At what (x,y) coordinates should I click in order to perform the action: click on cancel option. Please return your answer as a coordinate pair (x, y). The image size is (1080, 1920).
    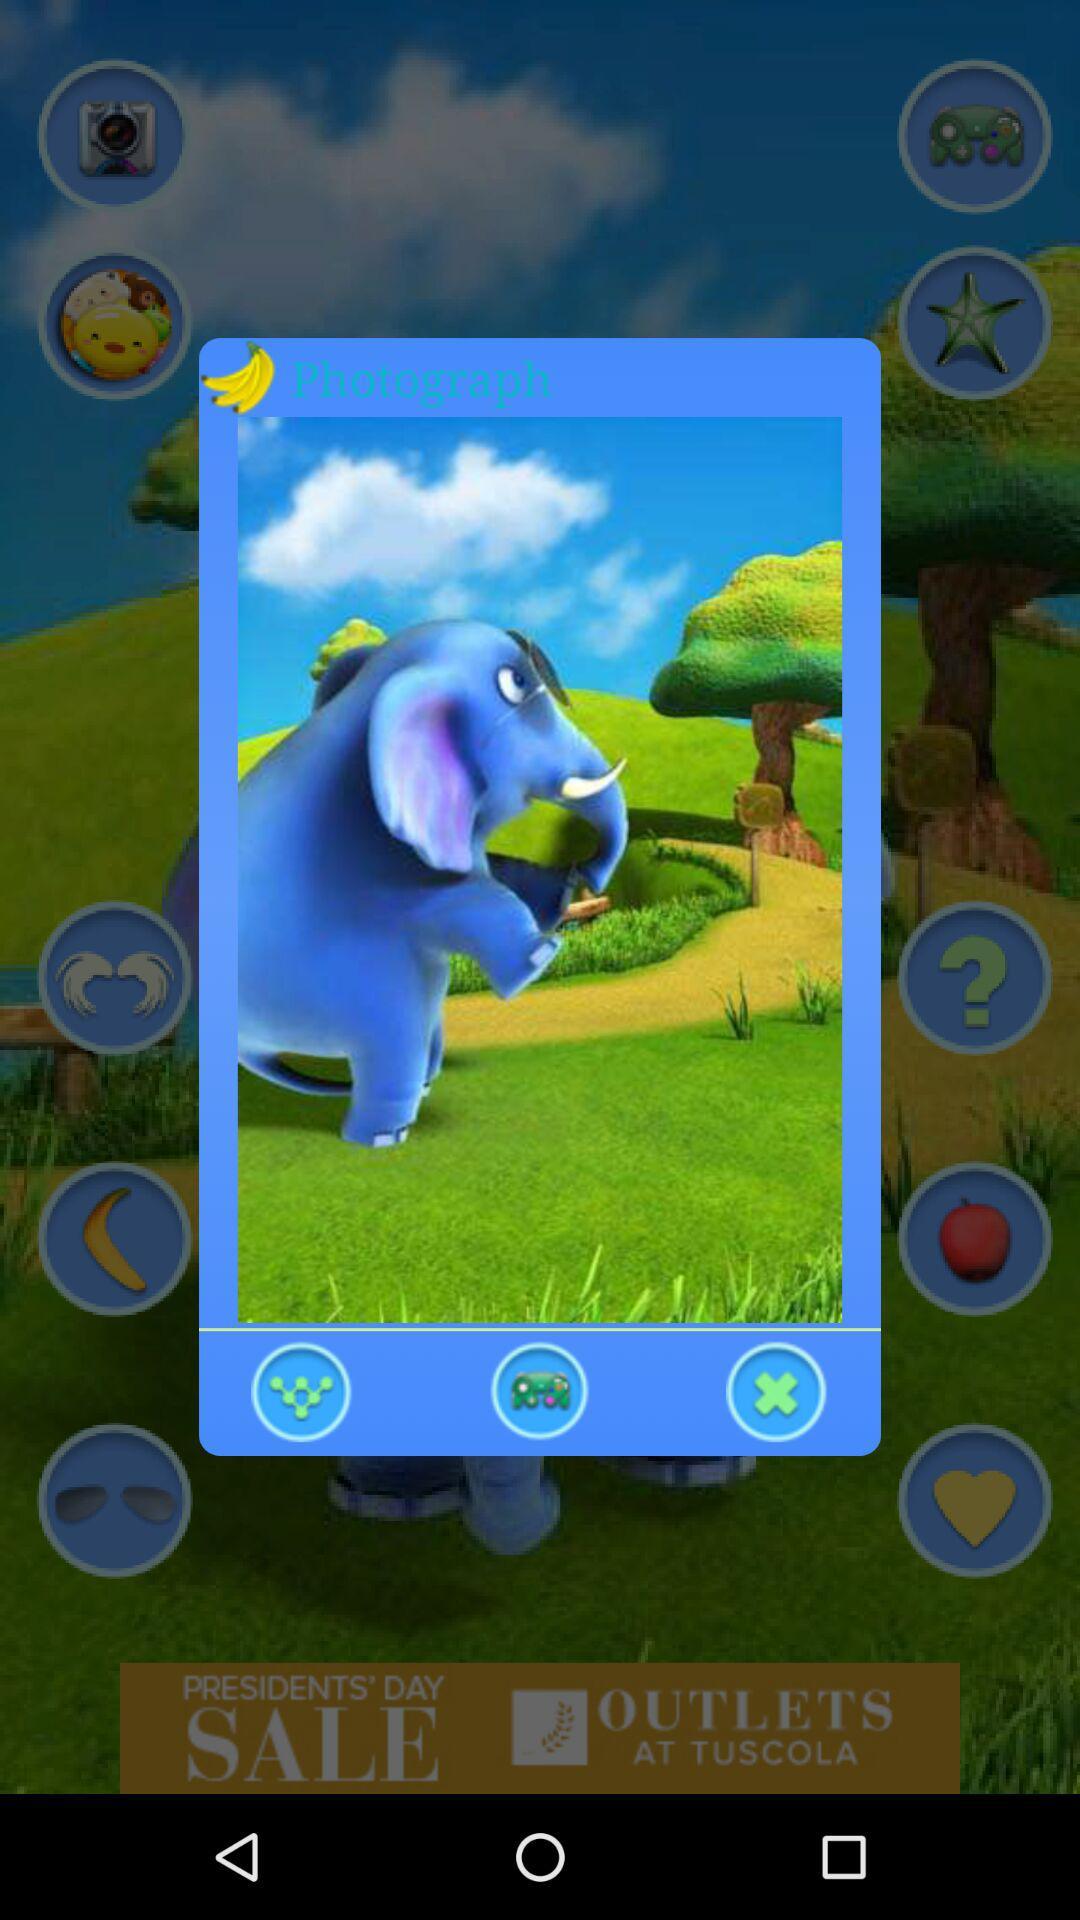
    Looking at the image, I should click on (776, 1389).